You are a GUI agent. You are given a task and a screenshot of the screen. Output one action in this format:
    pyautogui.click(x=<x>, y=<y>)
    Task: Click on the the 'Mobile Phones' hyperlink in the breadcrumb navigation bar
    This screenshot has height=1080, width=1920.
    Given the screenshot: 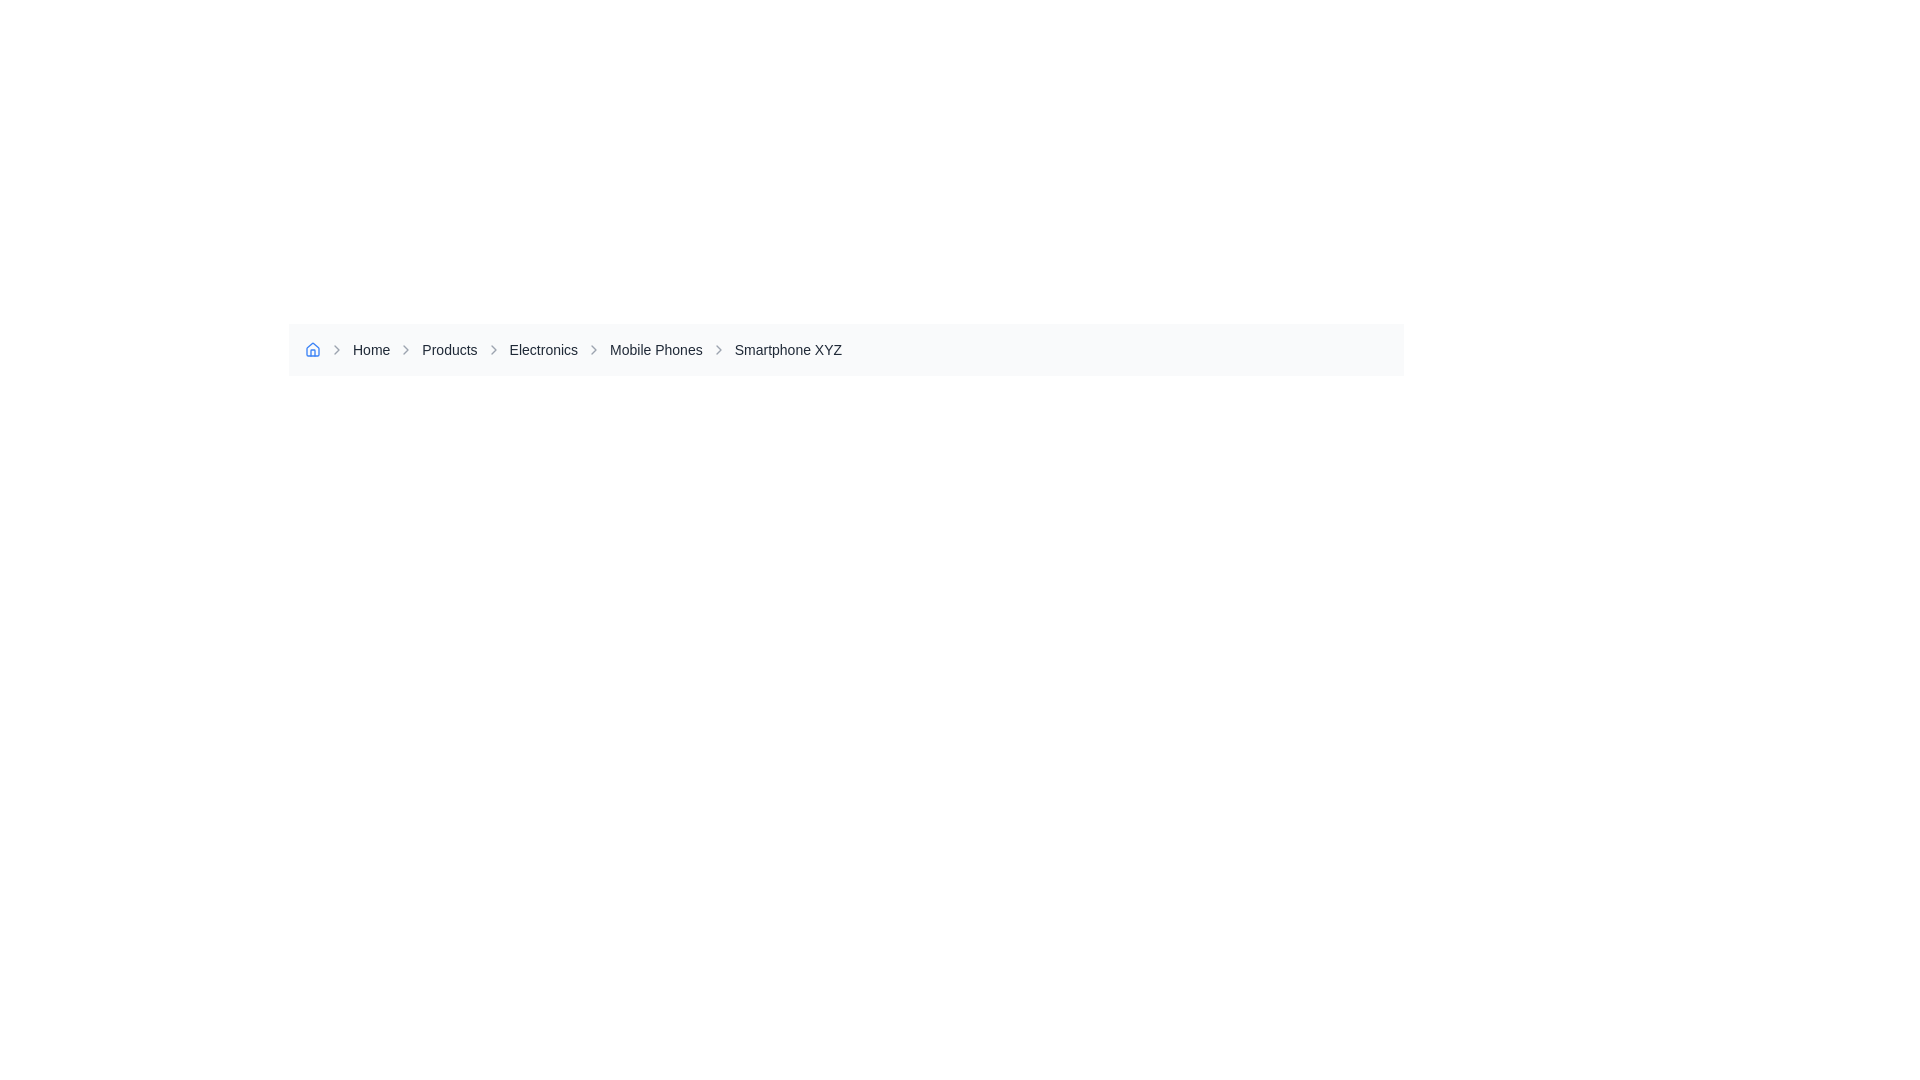 What is the action you would take?
    pyautogui.click(x=656, y=349)
    